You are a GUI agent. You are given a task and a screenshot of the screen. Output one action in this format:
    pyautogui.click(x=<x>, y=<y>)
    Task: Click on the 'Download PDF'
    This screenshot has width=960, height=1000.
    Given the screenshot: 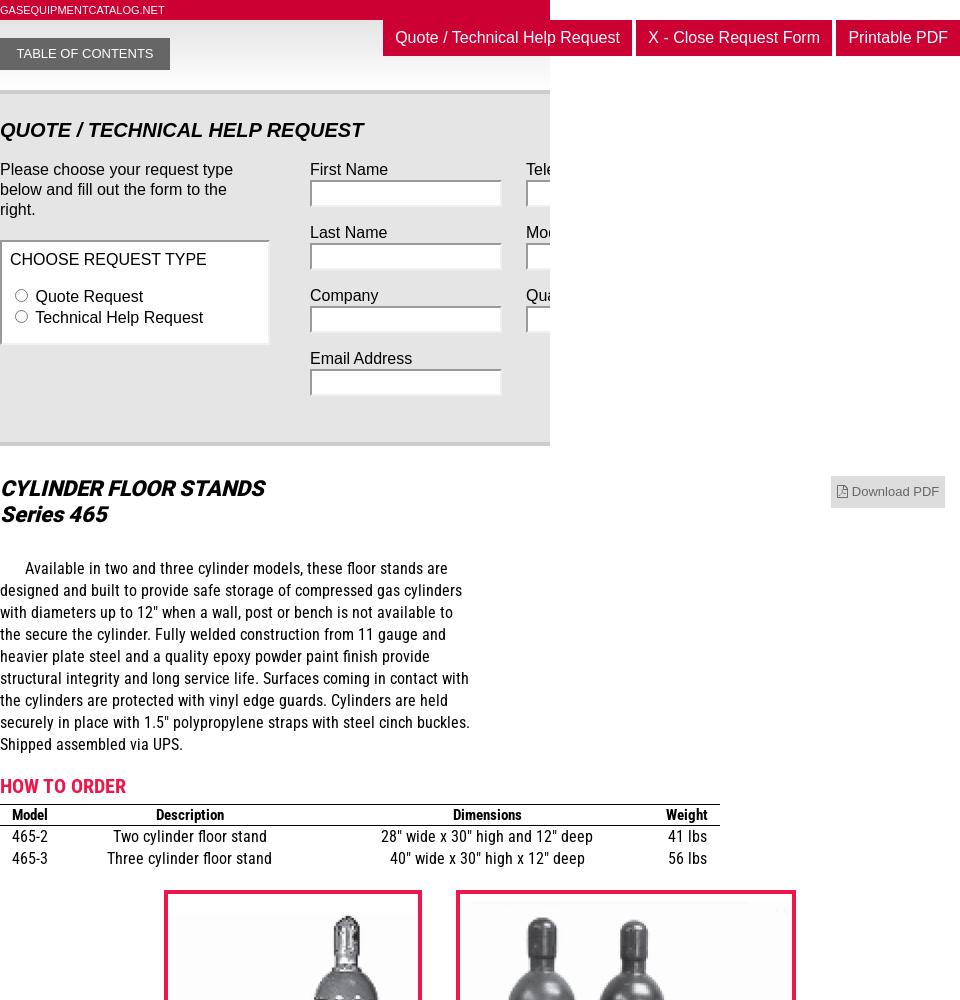 What is the action you would take?
    pyautogui.click(x=894, y=490)
    